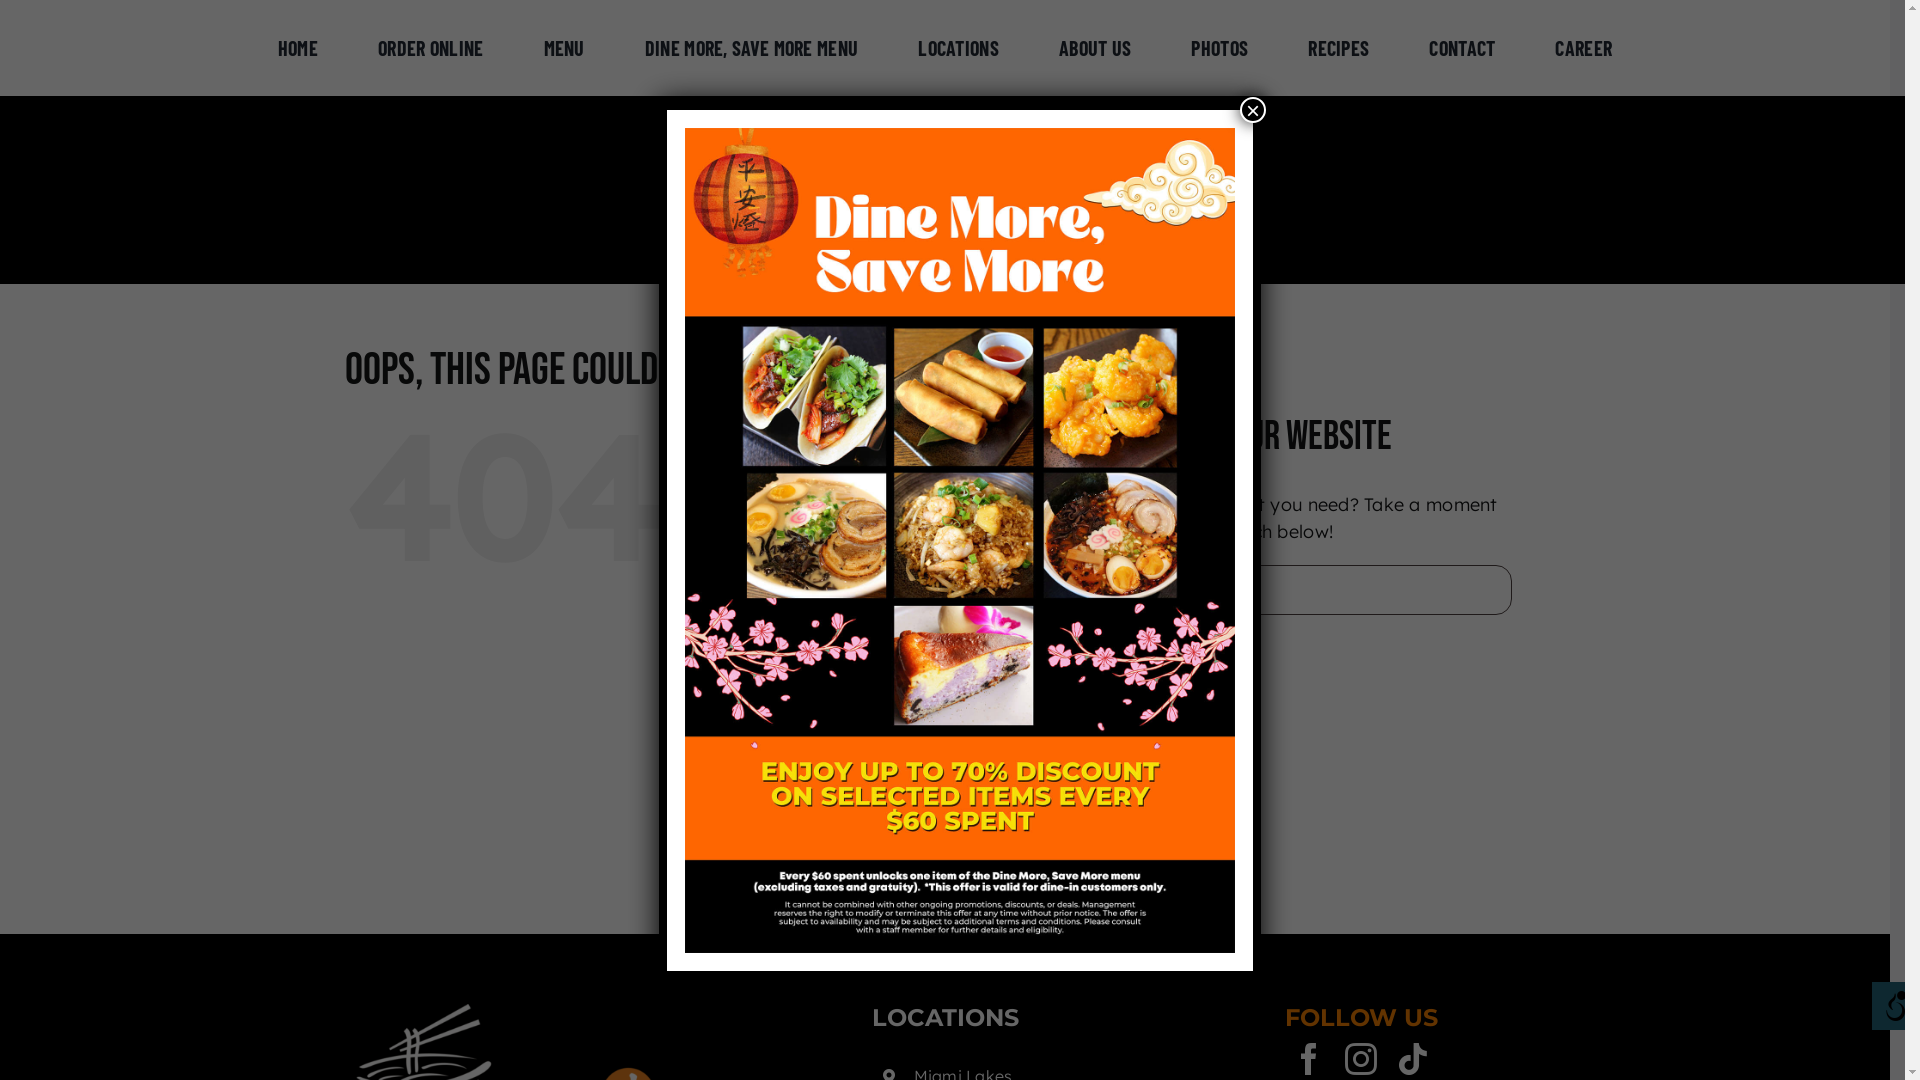 The image size is (1920, 1080). Describe the element at coordinates (277, 46) in the screenshot. I see `'HOME'` at that location.